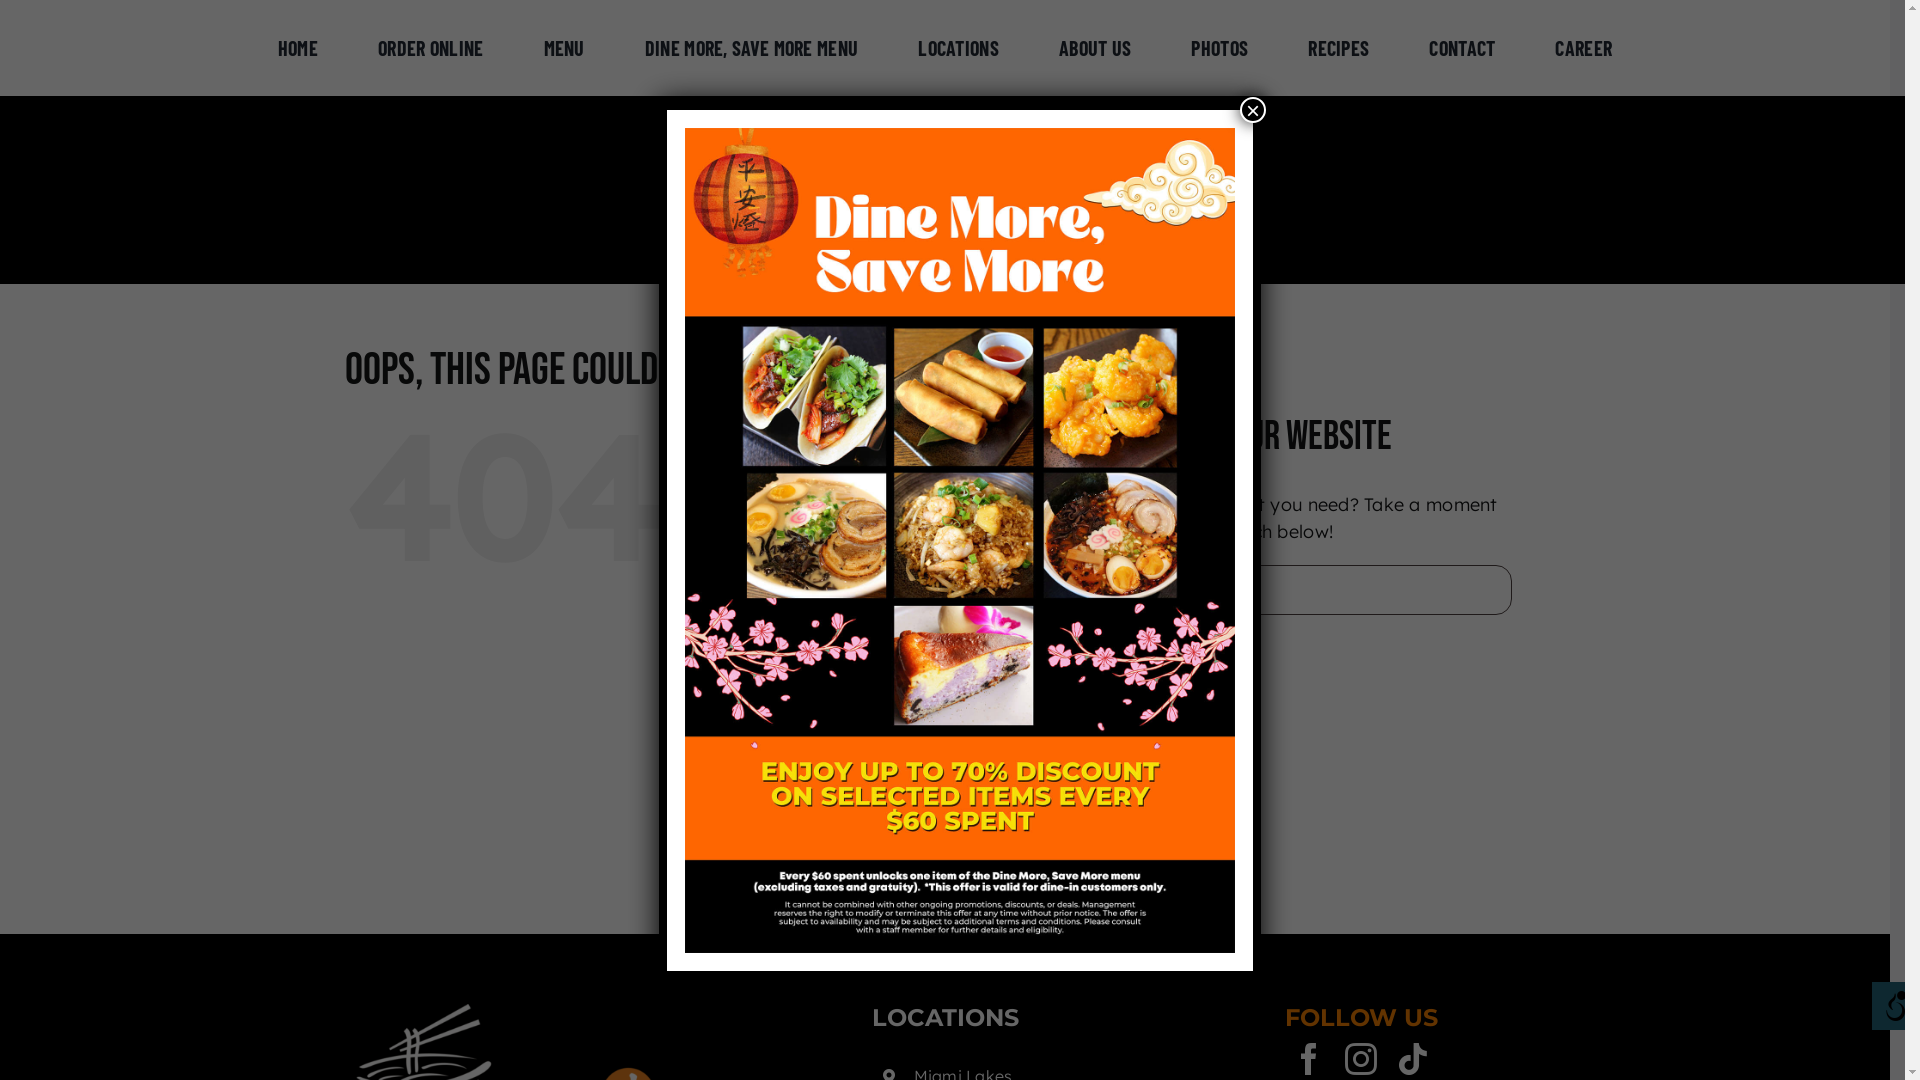 The image size is (1920, 1080). Describe the element at coordinates (277, 46) in the screenshot. I see `'HOME'` at that location.